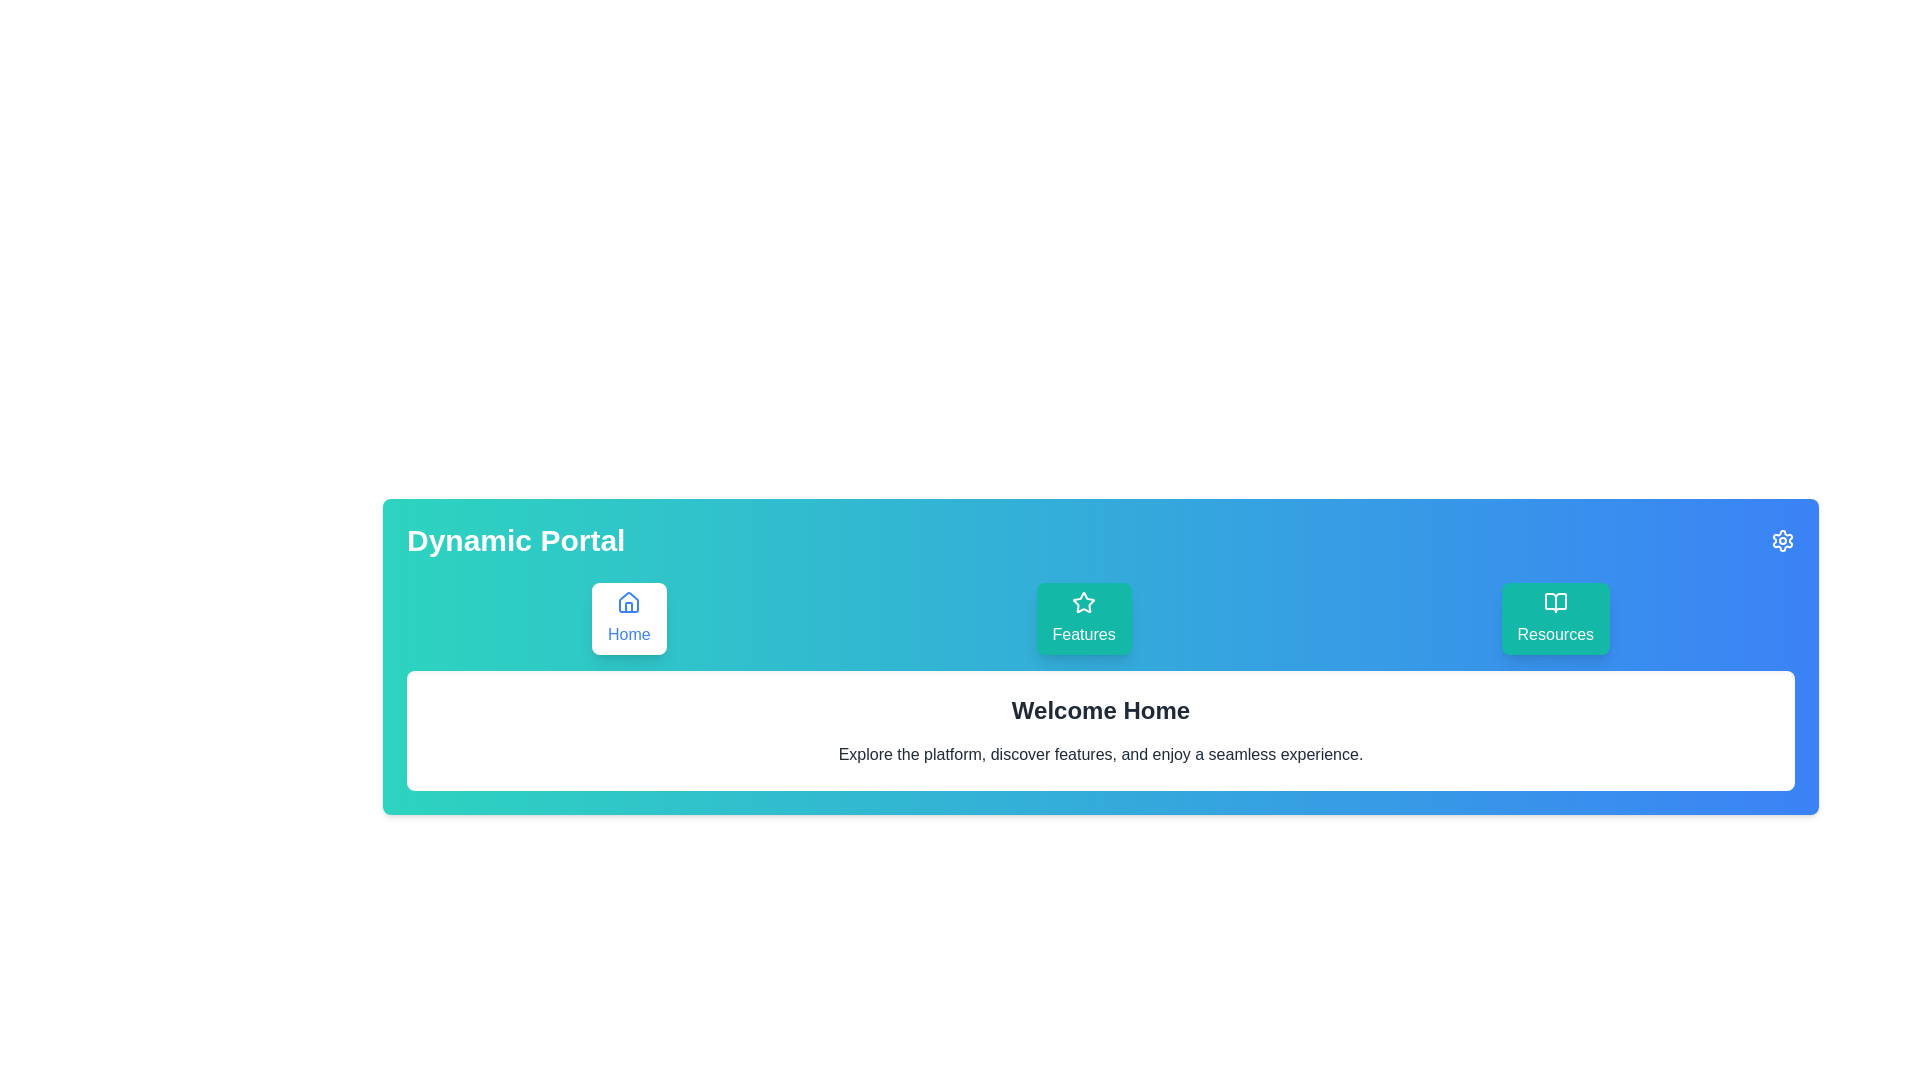  Describe the element at coordinates (1083, 601) in the screenshot. I see `the button labeled 'Features' that contains the star-shaped icon with a white border and a transparent inner section` at that location.